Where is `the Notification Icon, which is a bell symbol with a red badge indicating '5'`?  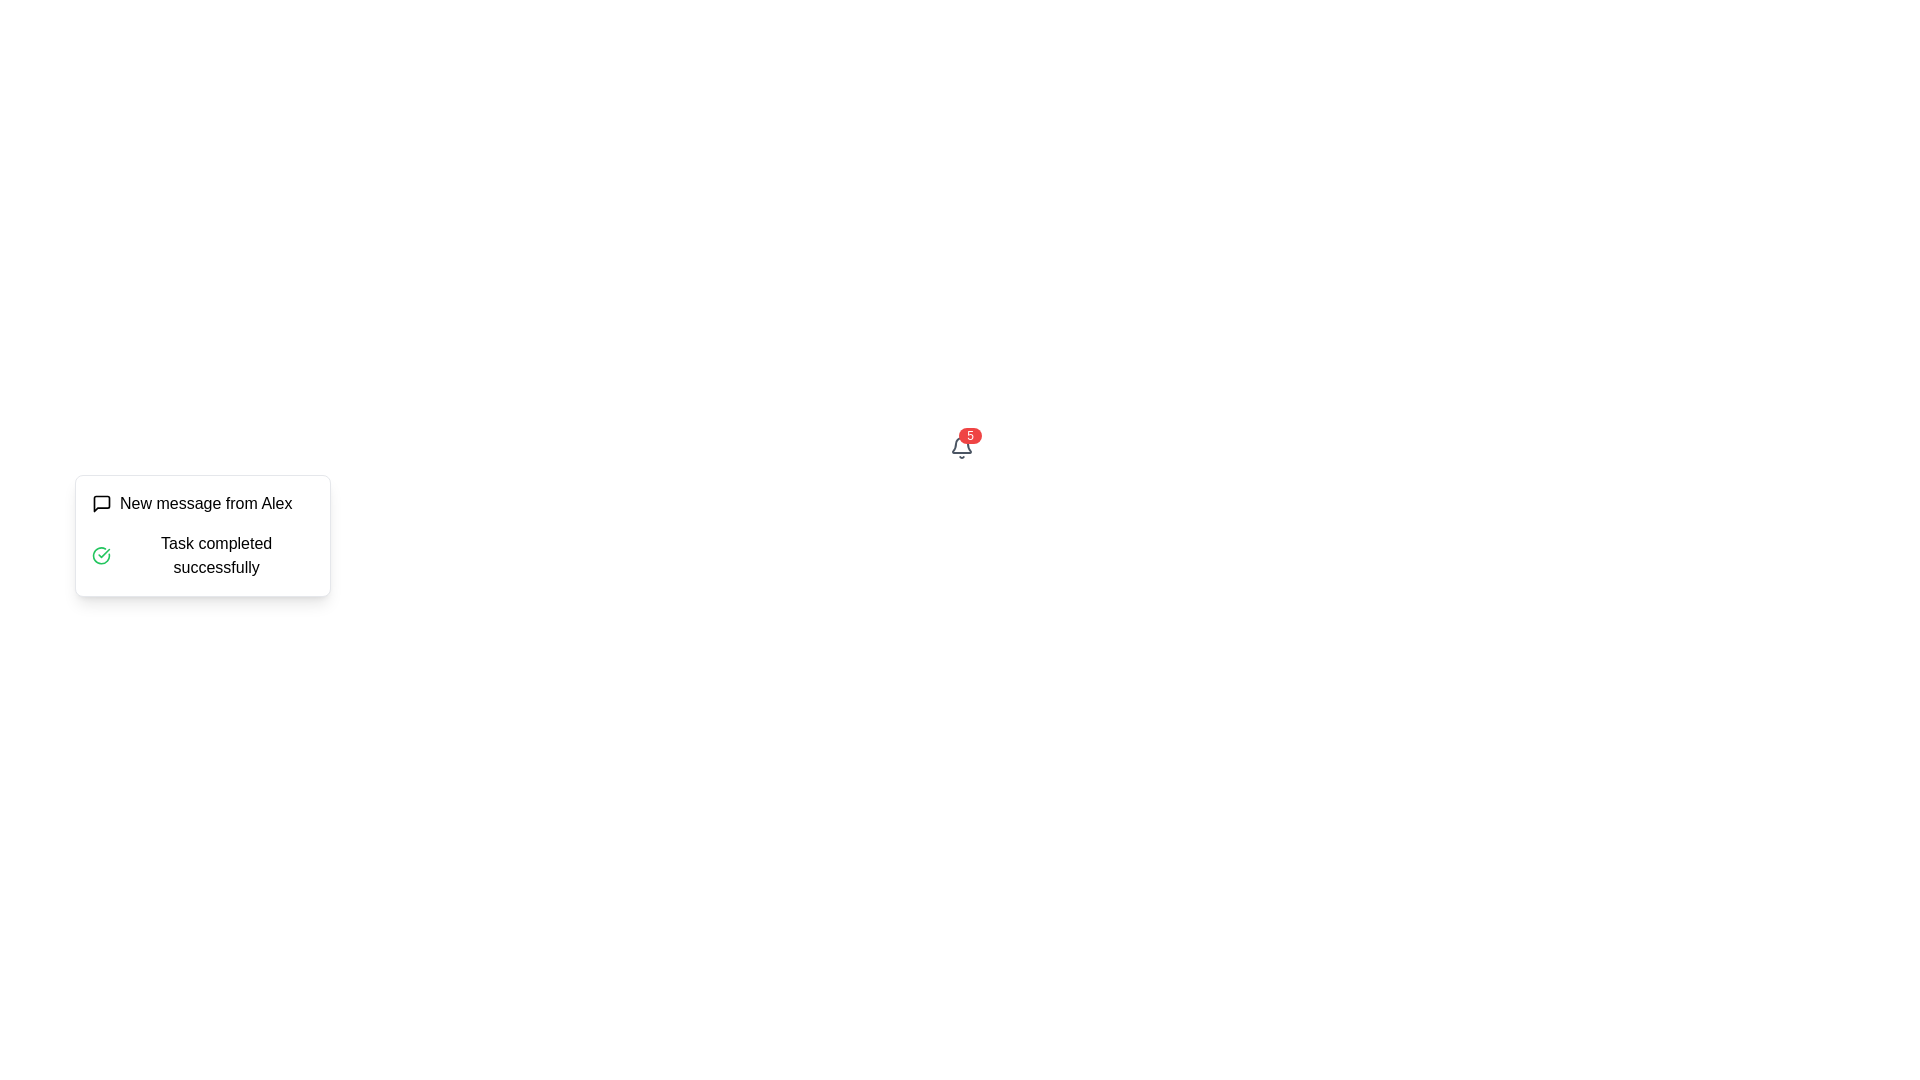 the Notification Icon, which is a bell symbol with a red badge indicating '5' is located at coordinates (961, 451).